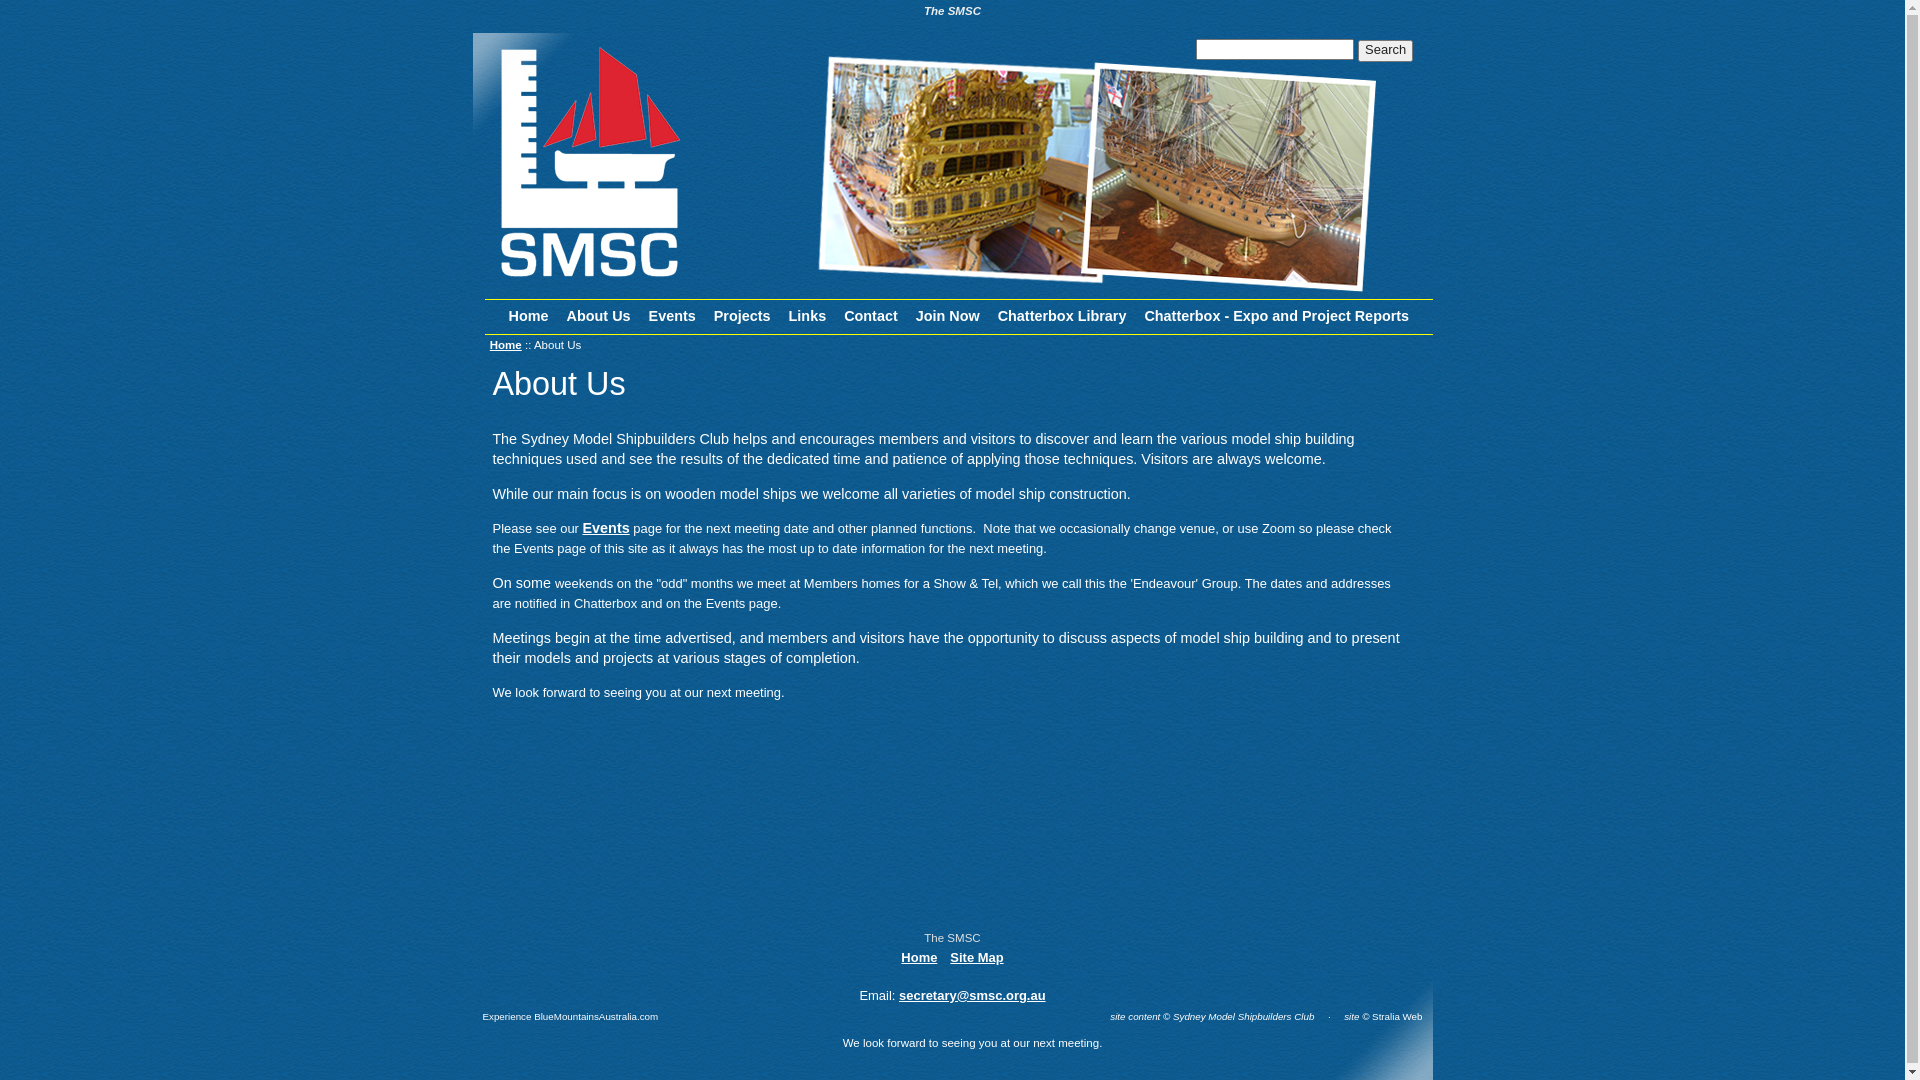 This screenshot has width=1920, height=1080. I want to click on 'Join Now', so click(947, 315).